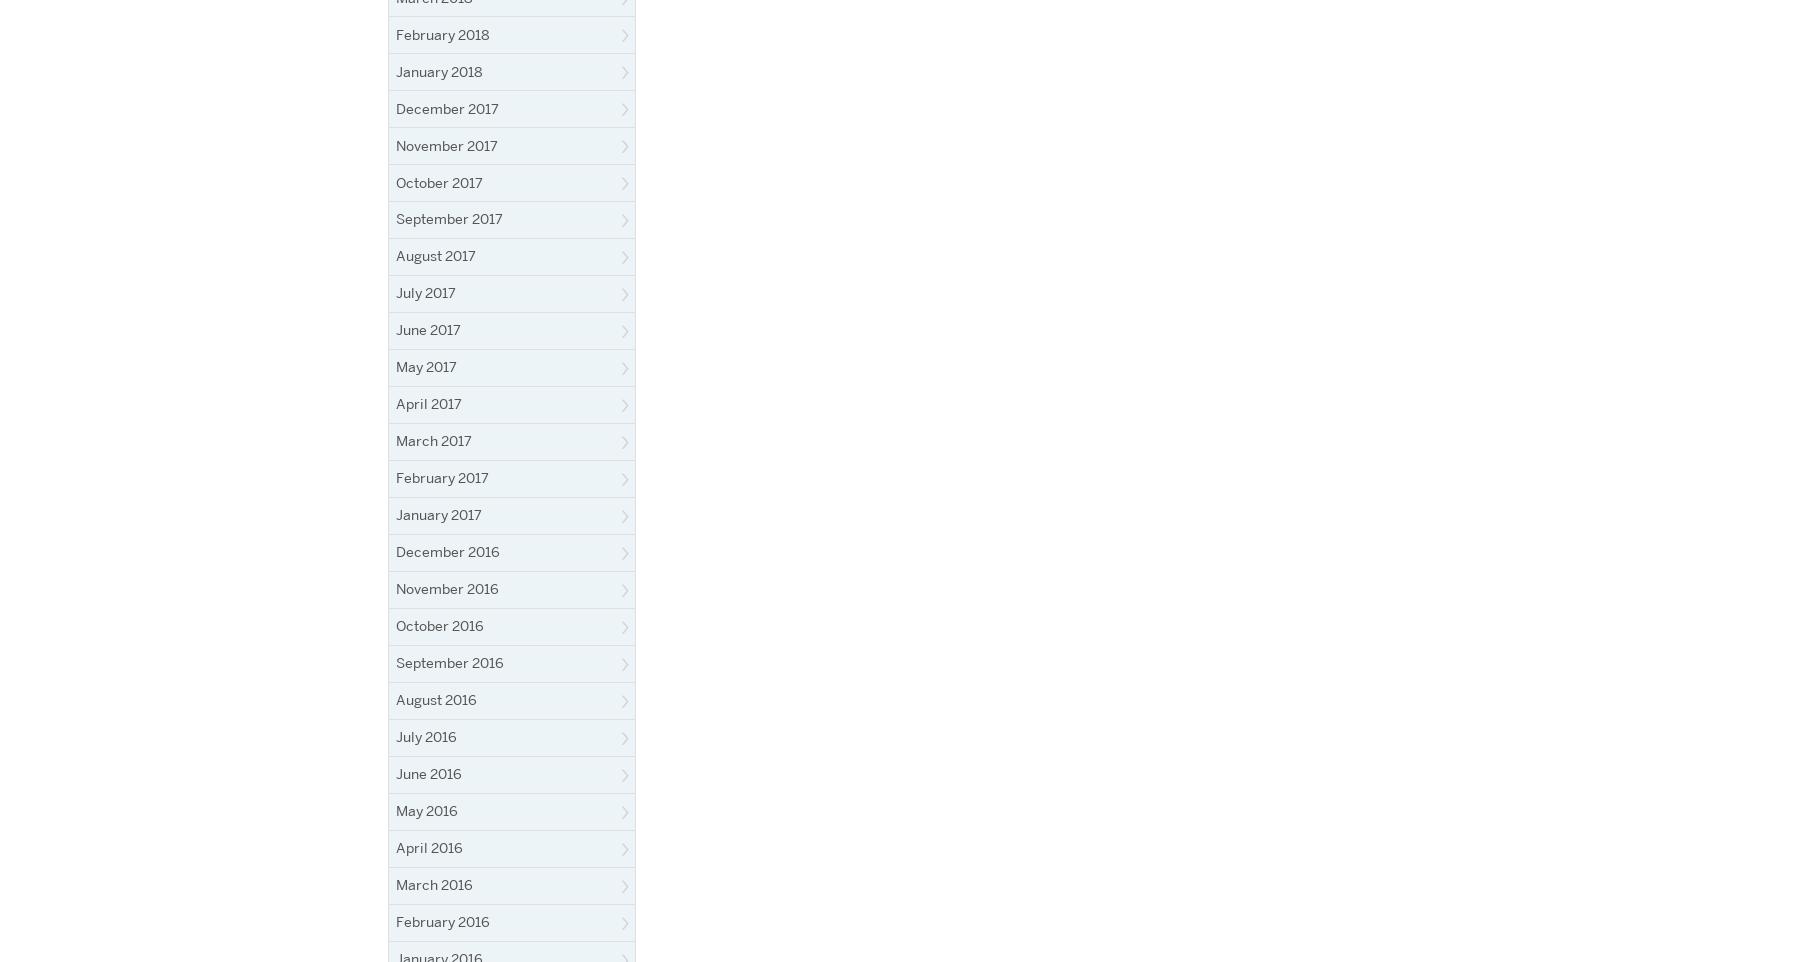 The image size is (1800, 962). Describe the element at coordinates (396, 588) in the screenshot. I see `'November 2016'` at that location.